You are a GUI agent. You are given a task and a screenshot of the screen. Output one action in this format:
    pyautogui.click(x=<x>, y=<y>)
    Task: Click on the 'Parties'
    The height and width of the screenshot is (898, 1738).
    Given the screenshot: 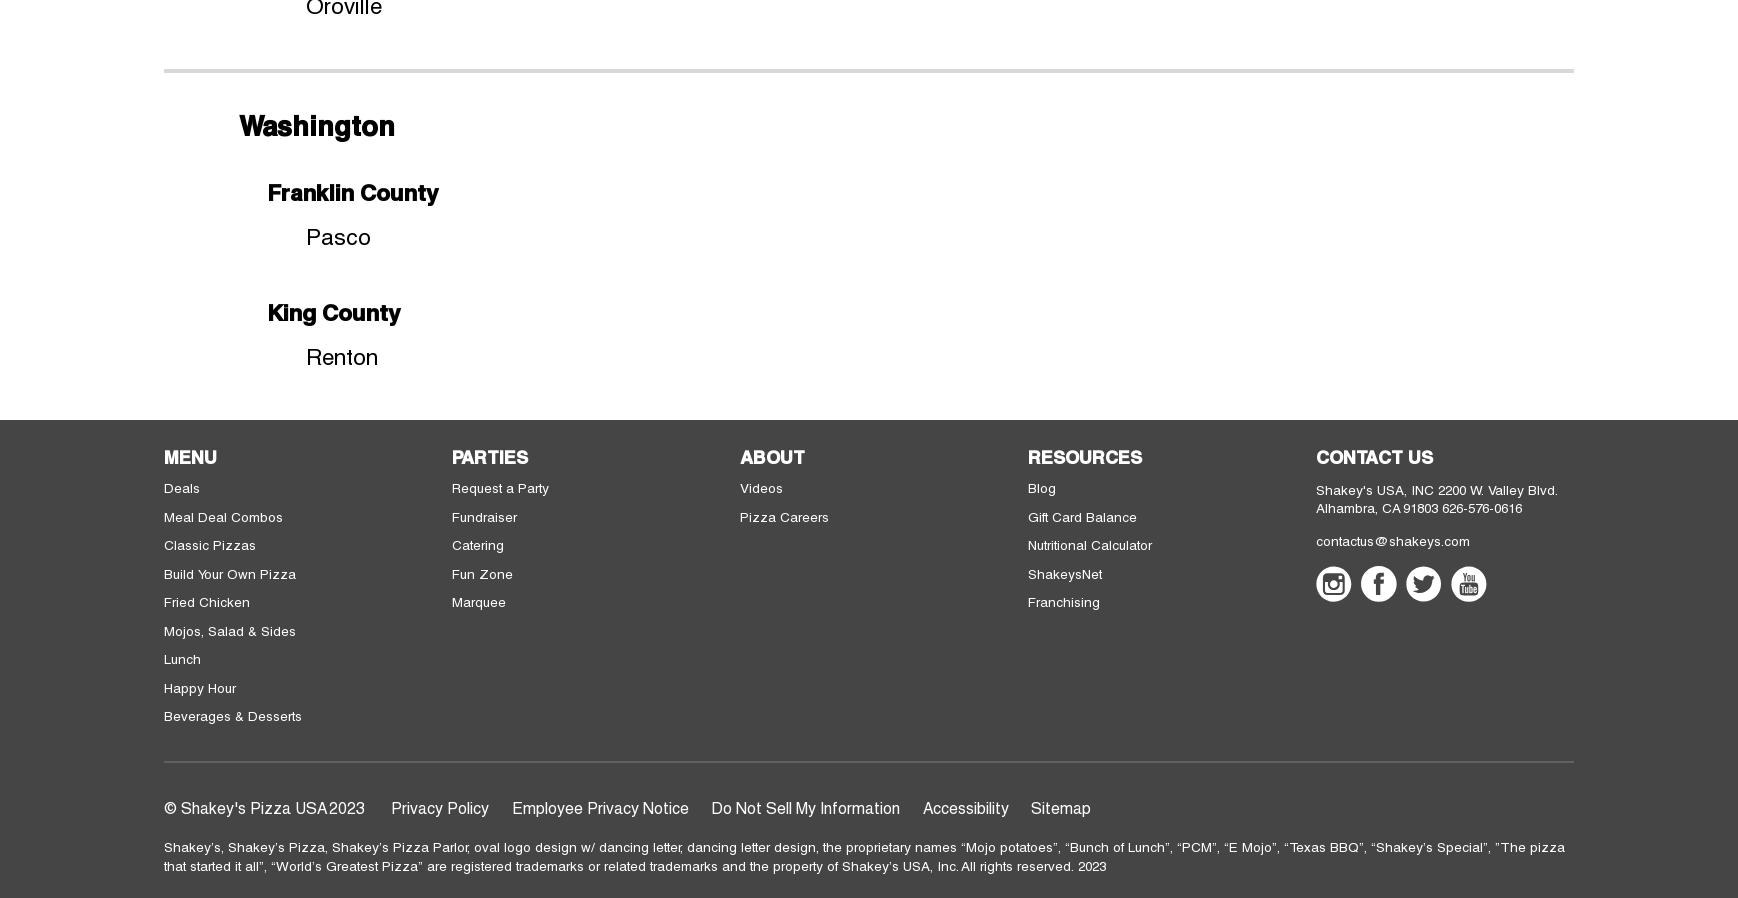 What is the action you would take?
    pyautogui.click(x=489, y=455)
    